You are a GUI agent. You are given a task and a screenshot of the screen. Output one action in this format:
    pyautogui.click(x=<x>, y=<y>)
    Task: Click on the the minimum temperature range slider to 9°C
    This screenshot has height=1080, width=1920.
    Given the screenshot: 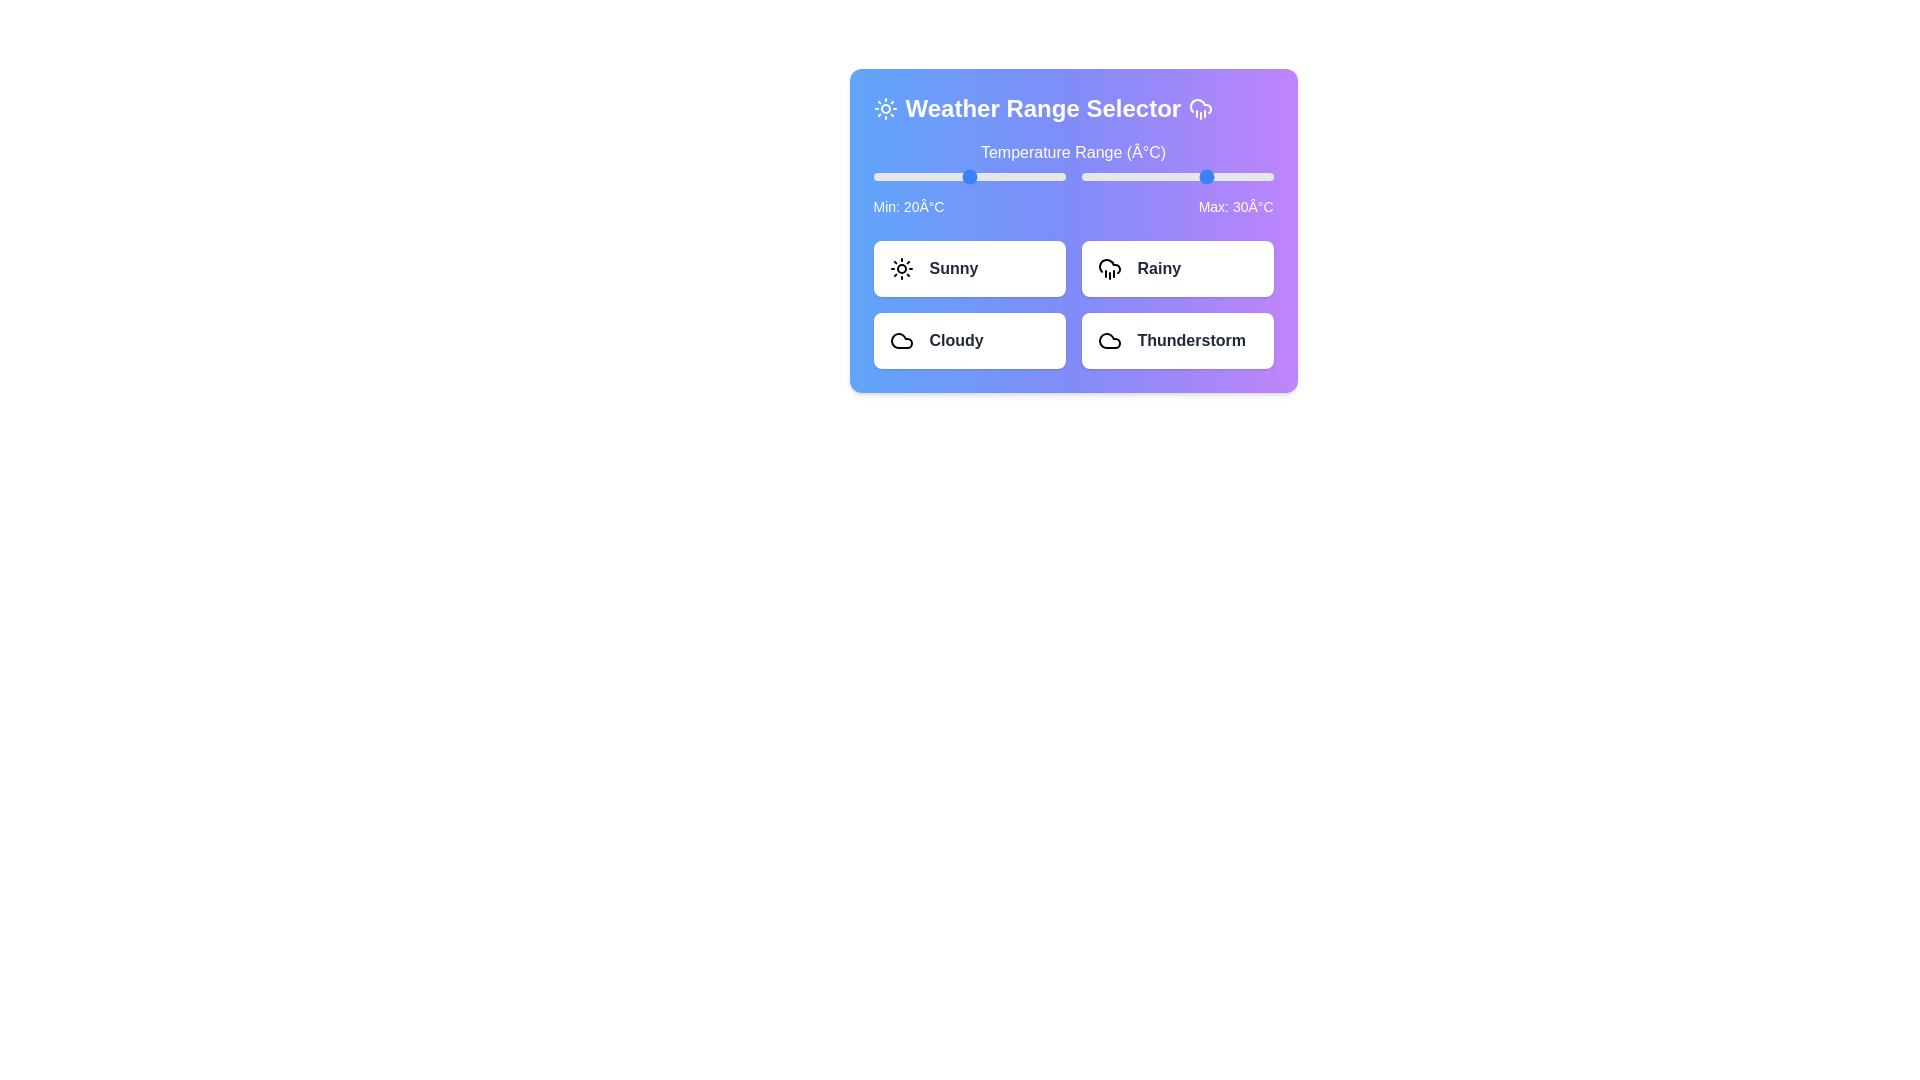 What is the action you would take?
    pyautogui.click(x=933, y=176)
    